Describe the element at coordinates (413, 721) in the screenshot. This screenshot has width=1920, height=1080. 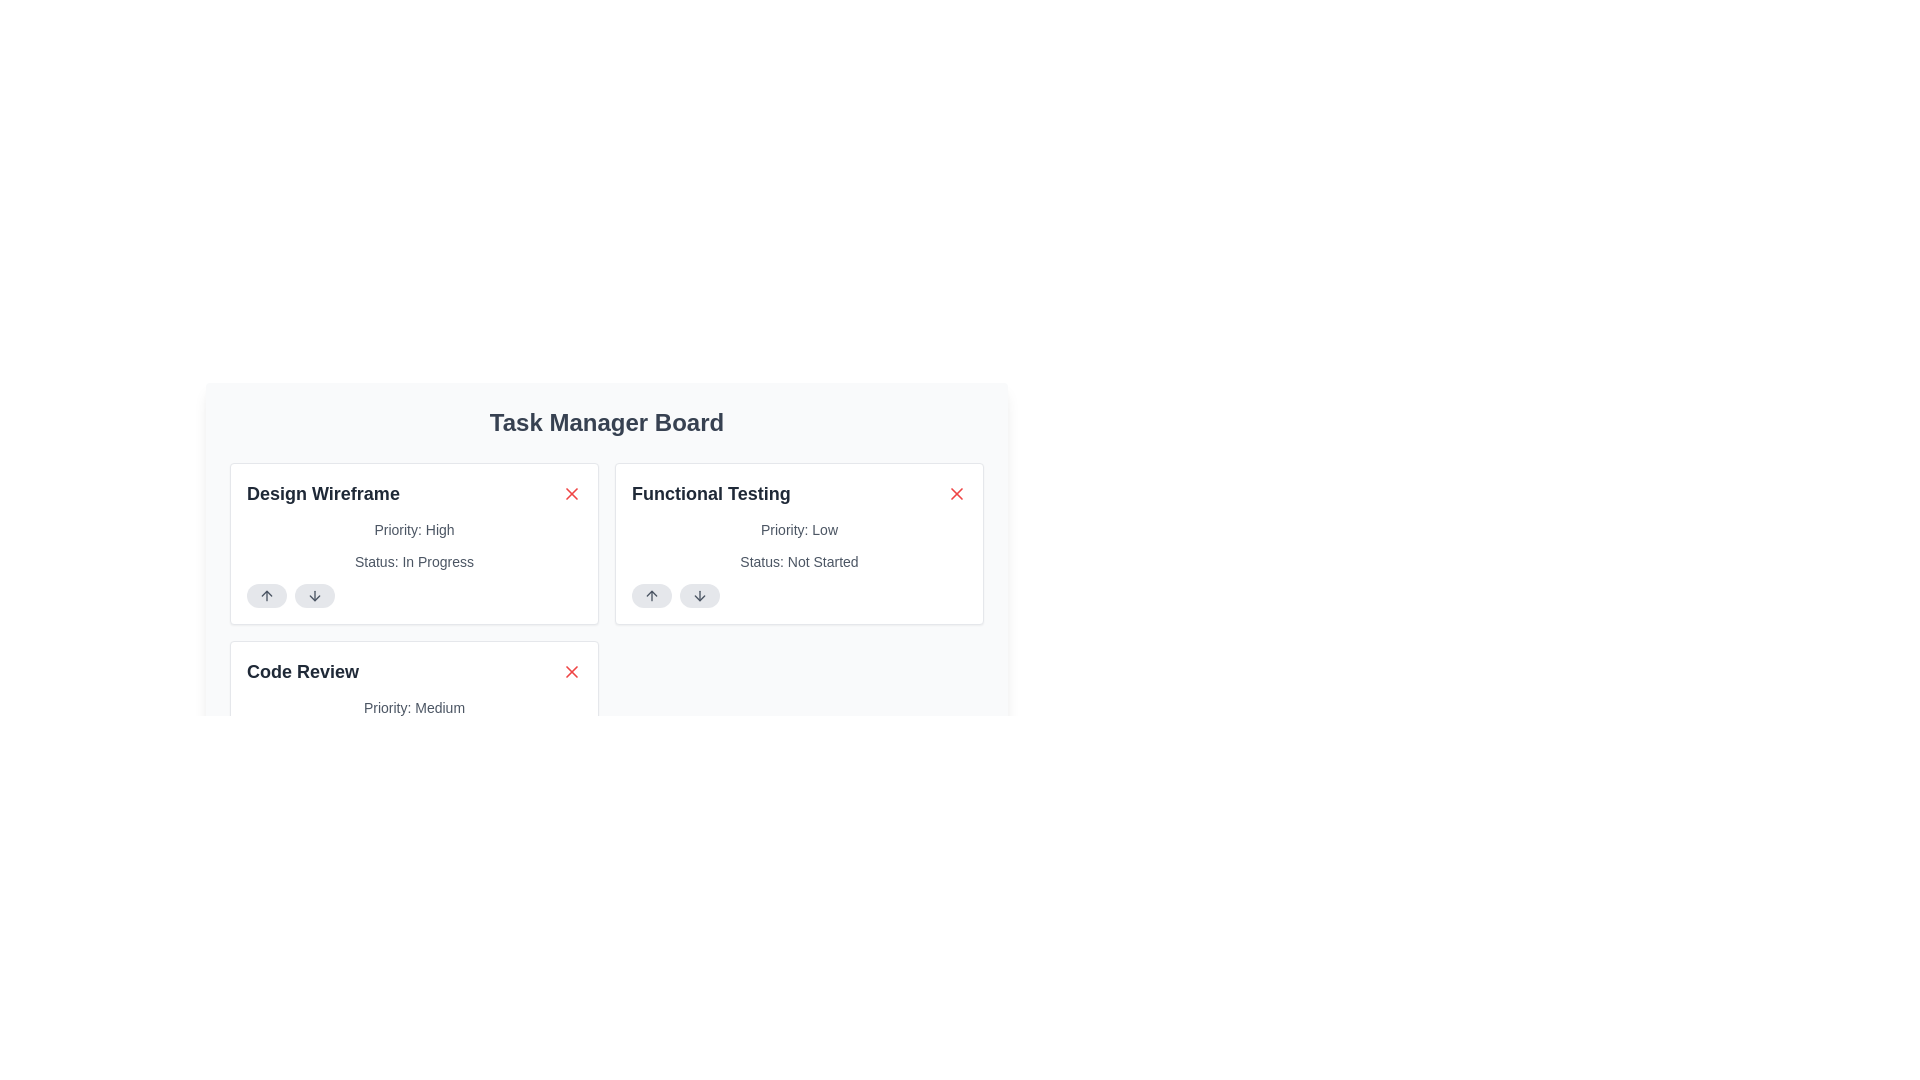
I see `the third task card in the task management interface, which displays key information about a task including its title, priority, and status` at that location.